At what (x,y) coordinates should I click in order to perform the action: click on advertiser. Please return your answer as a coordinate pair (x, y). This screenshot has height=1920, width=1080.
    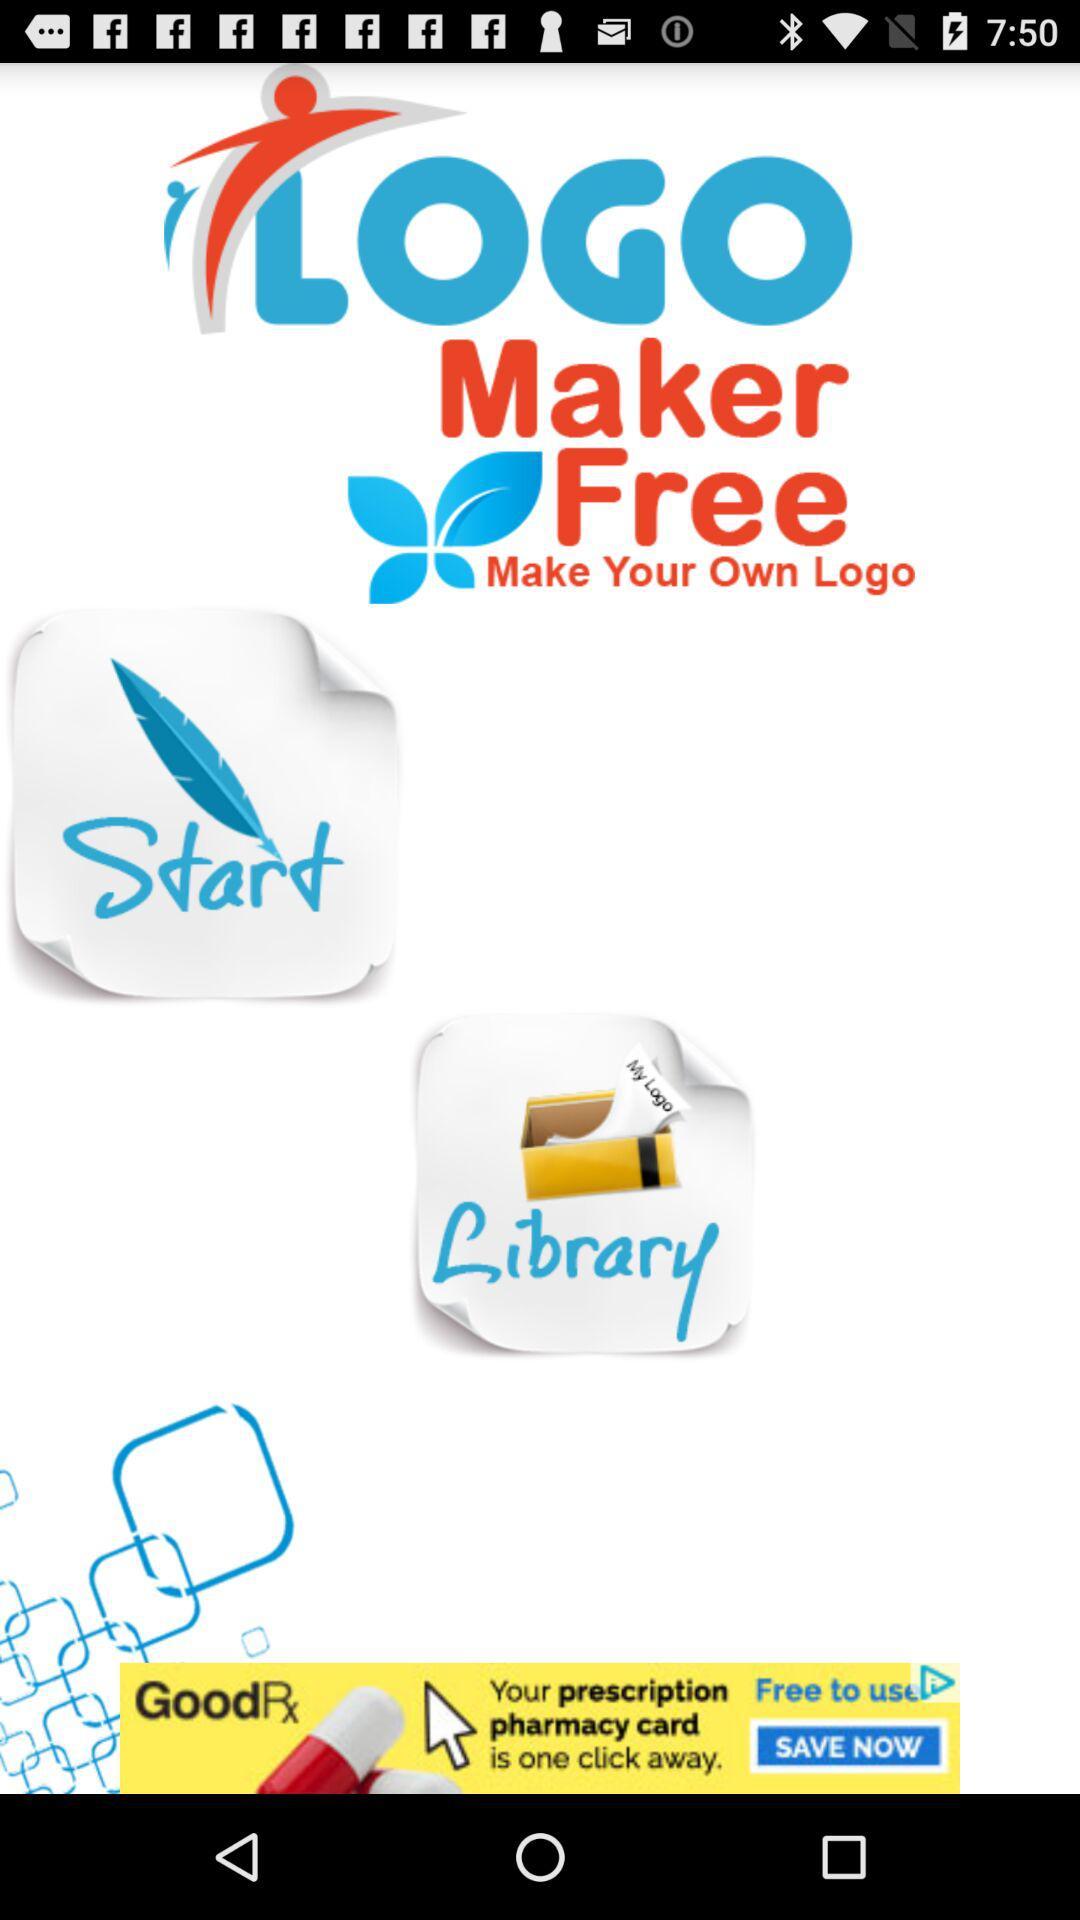
    Looking at the image, I should click on (540, 1727).